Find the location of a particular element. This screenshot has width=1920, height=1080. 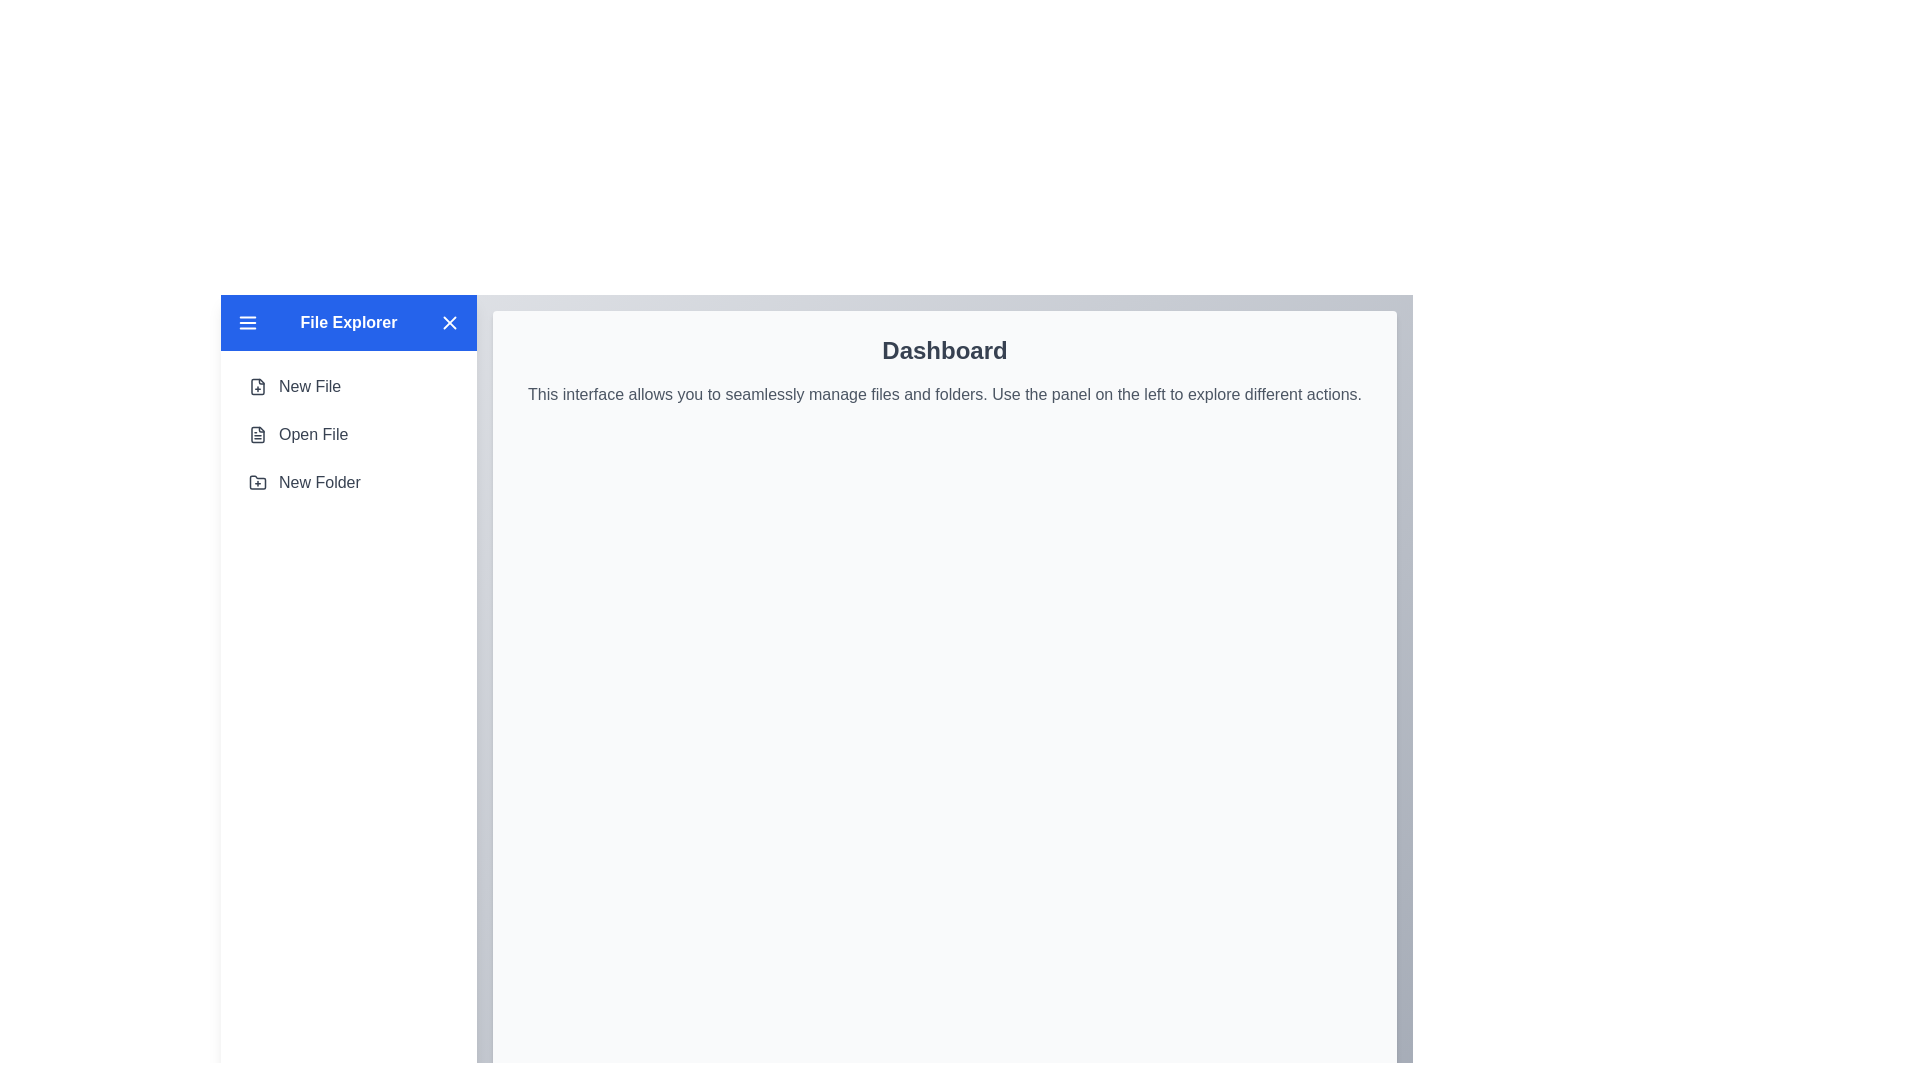

the 'Create New Folder' icon located in the sidebar menu, adjacent to the 'New Folder' label is located at coordinates (257, 482).